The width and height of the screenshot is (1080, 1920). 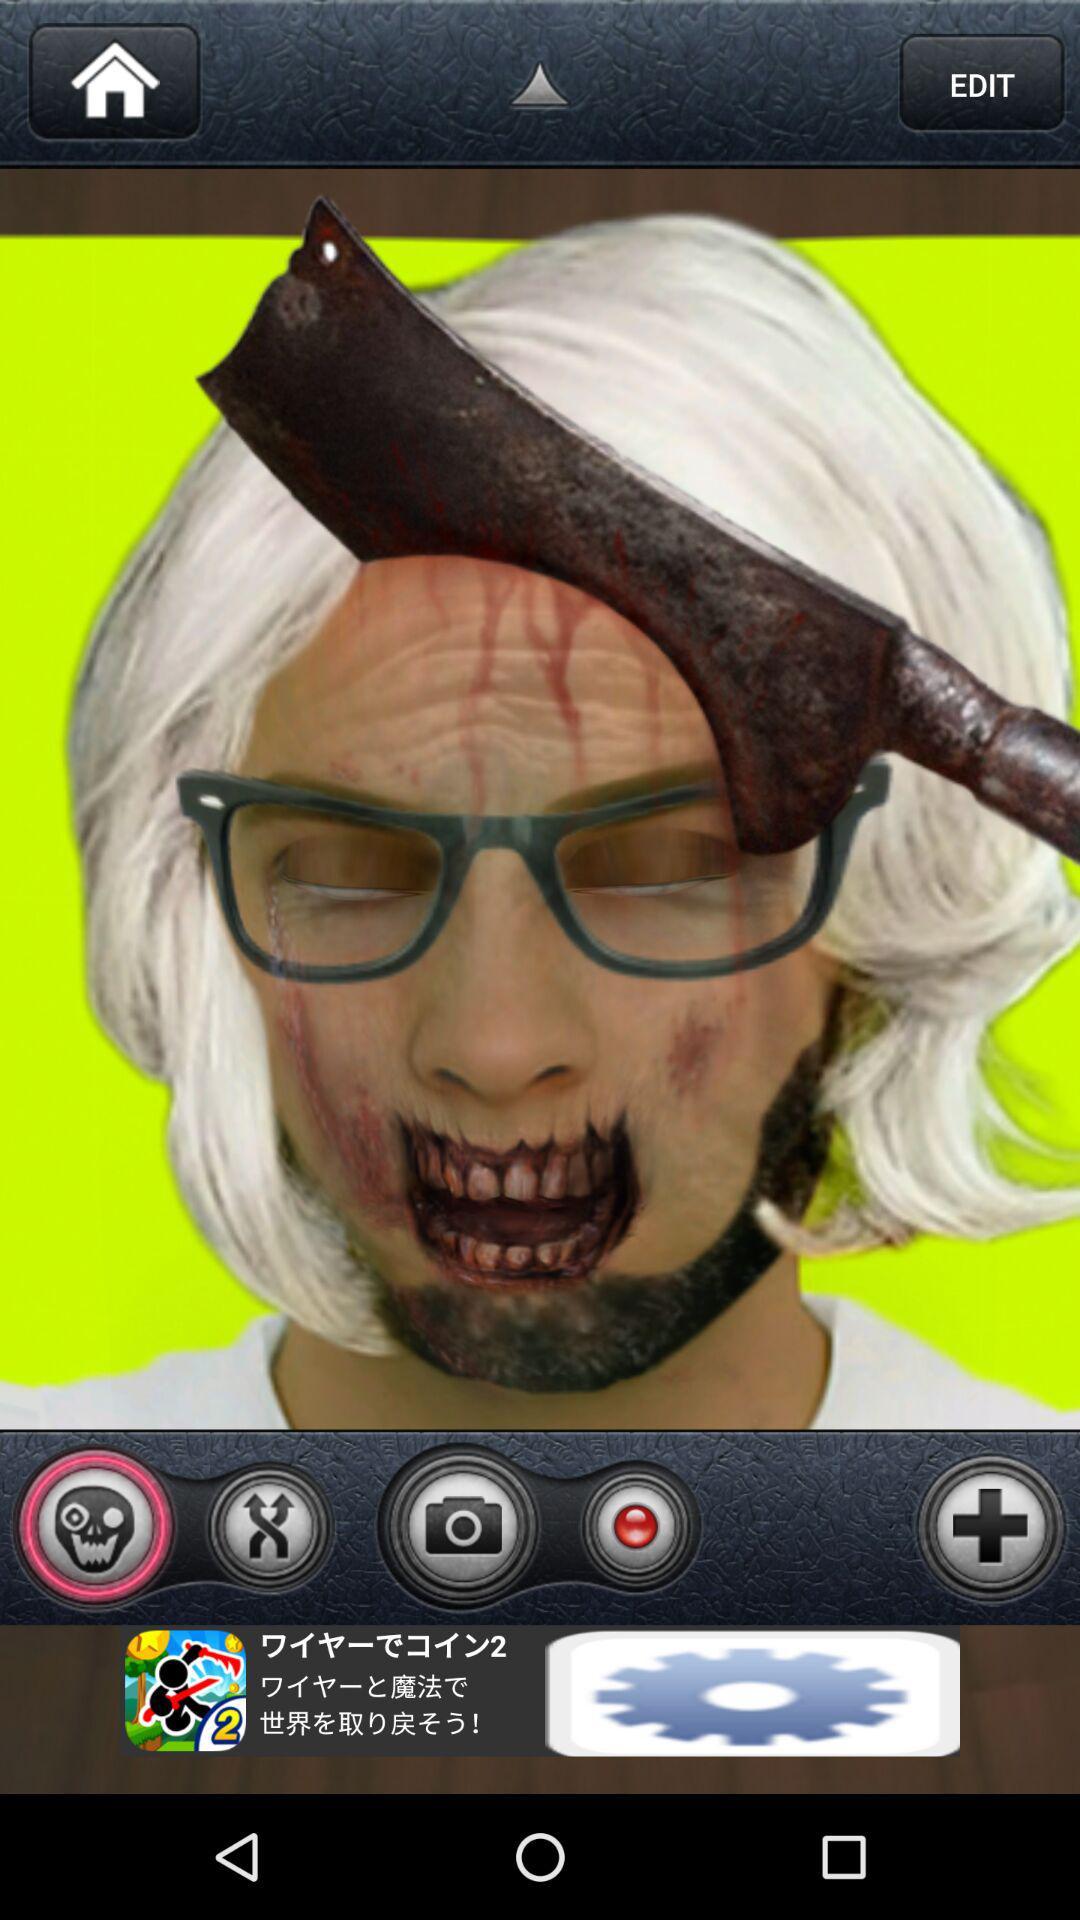 I want to click on record person, so click(x=636, y=1525).